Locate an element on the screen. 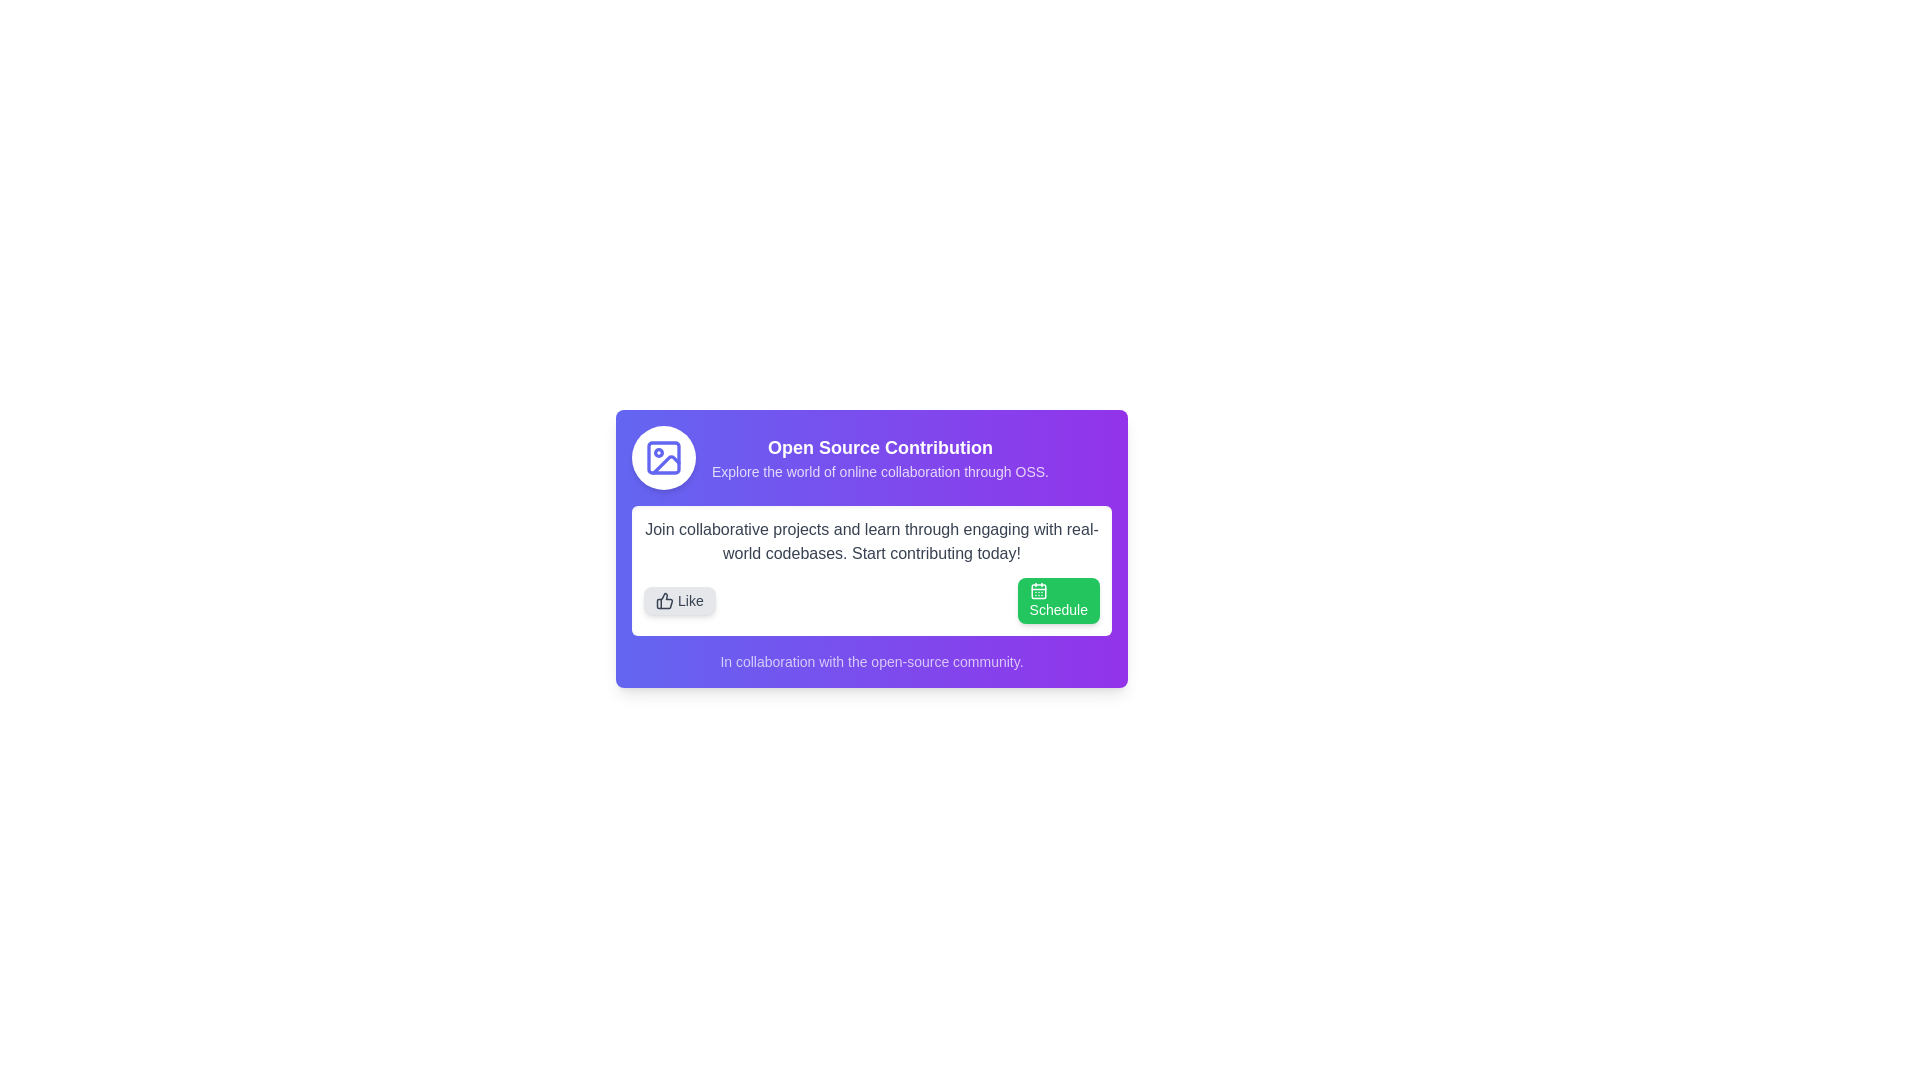 The height and width of the screenshot is (1080, 1920). the like icon located to the left of the 'Like' label within the 'Open Source Contribution' section of the purple card interface is located at coordinates (664, 600).